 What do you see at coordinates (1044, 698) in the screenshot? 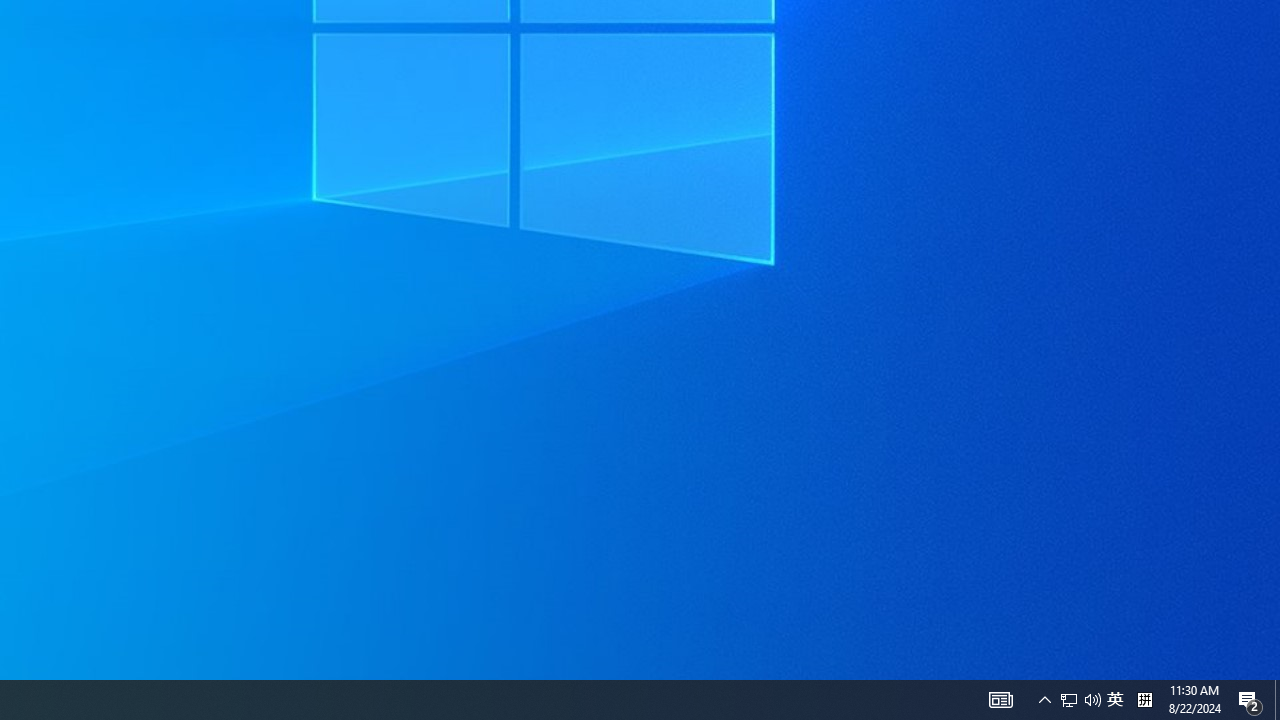
I see `'Notification Chevron'` at bounding box center [1044, 698].